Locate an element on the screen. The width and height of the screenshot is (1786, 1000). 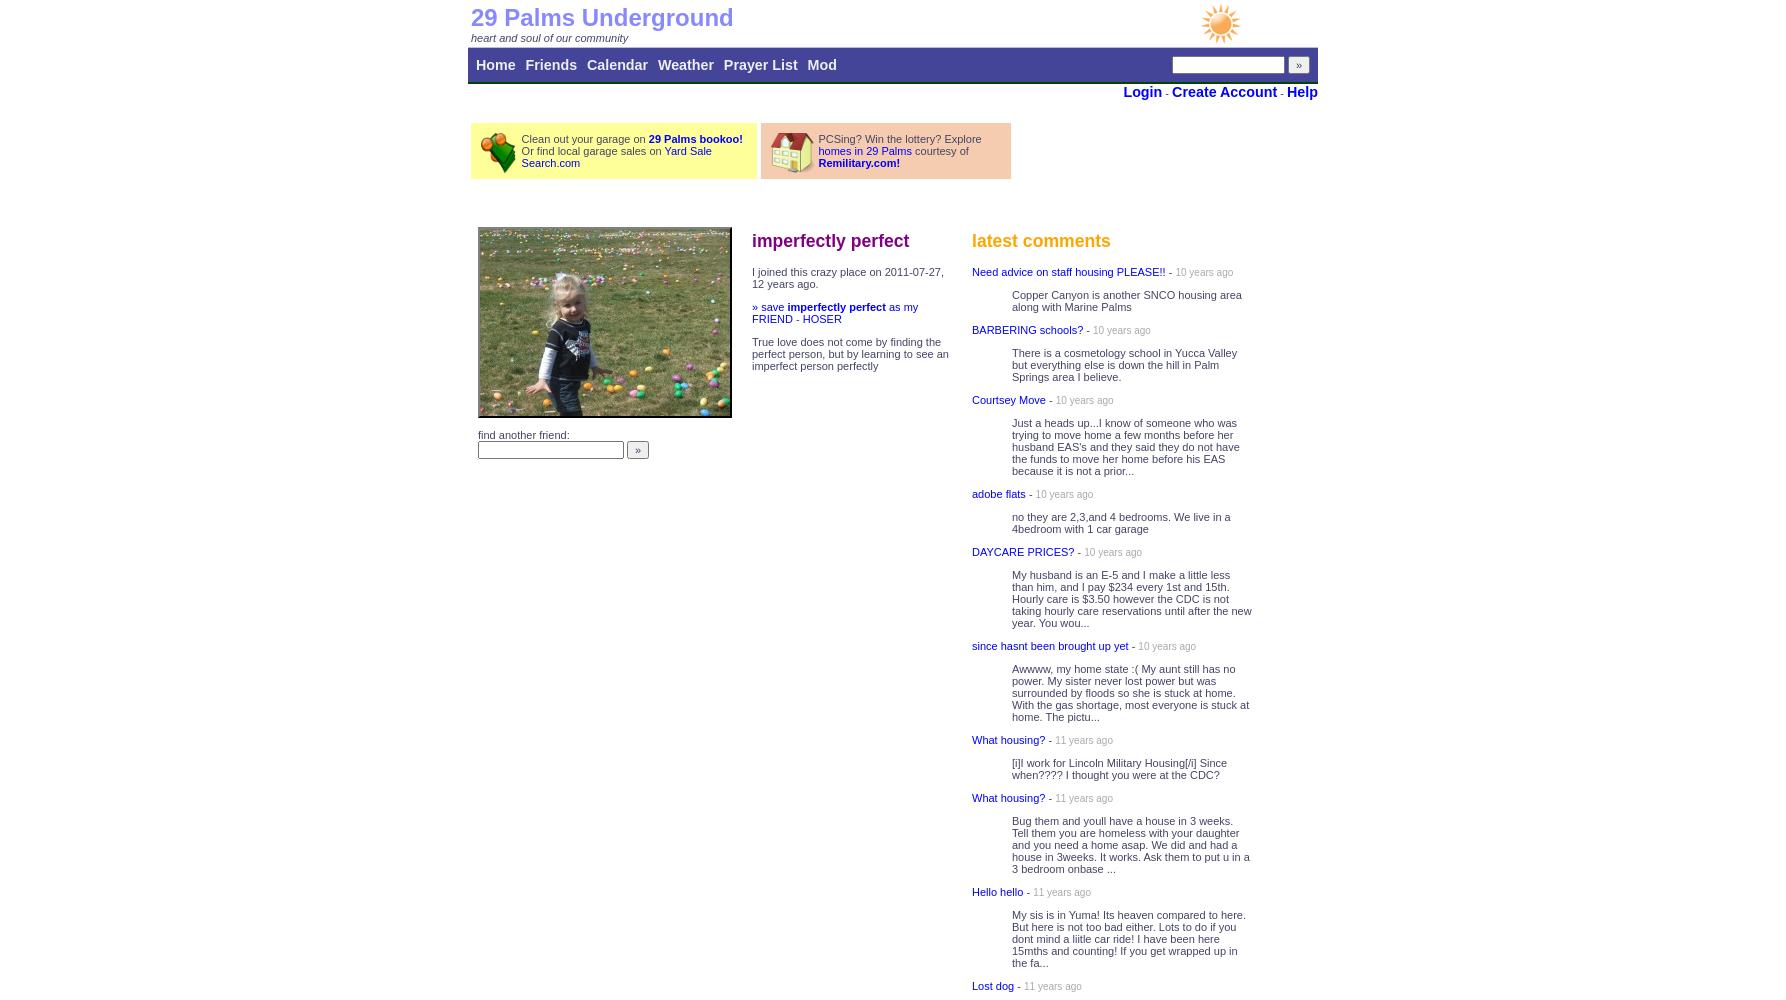
'Calendar' is located at coordinates (617, 64).